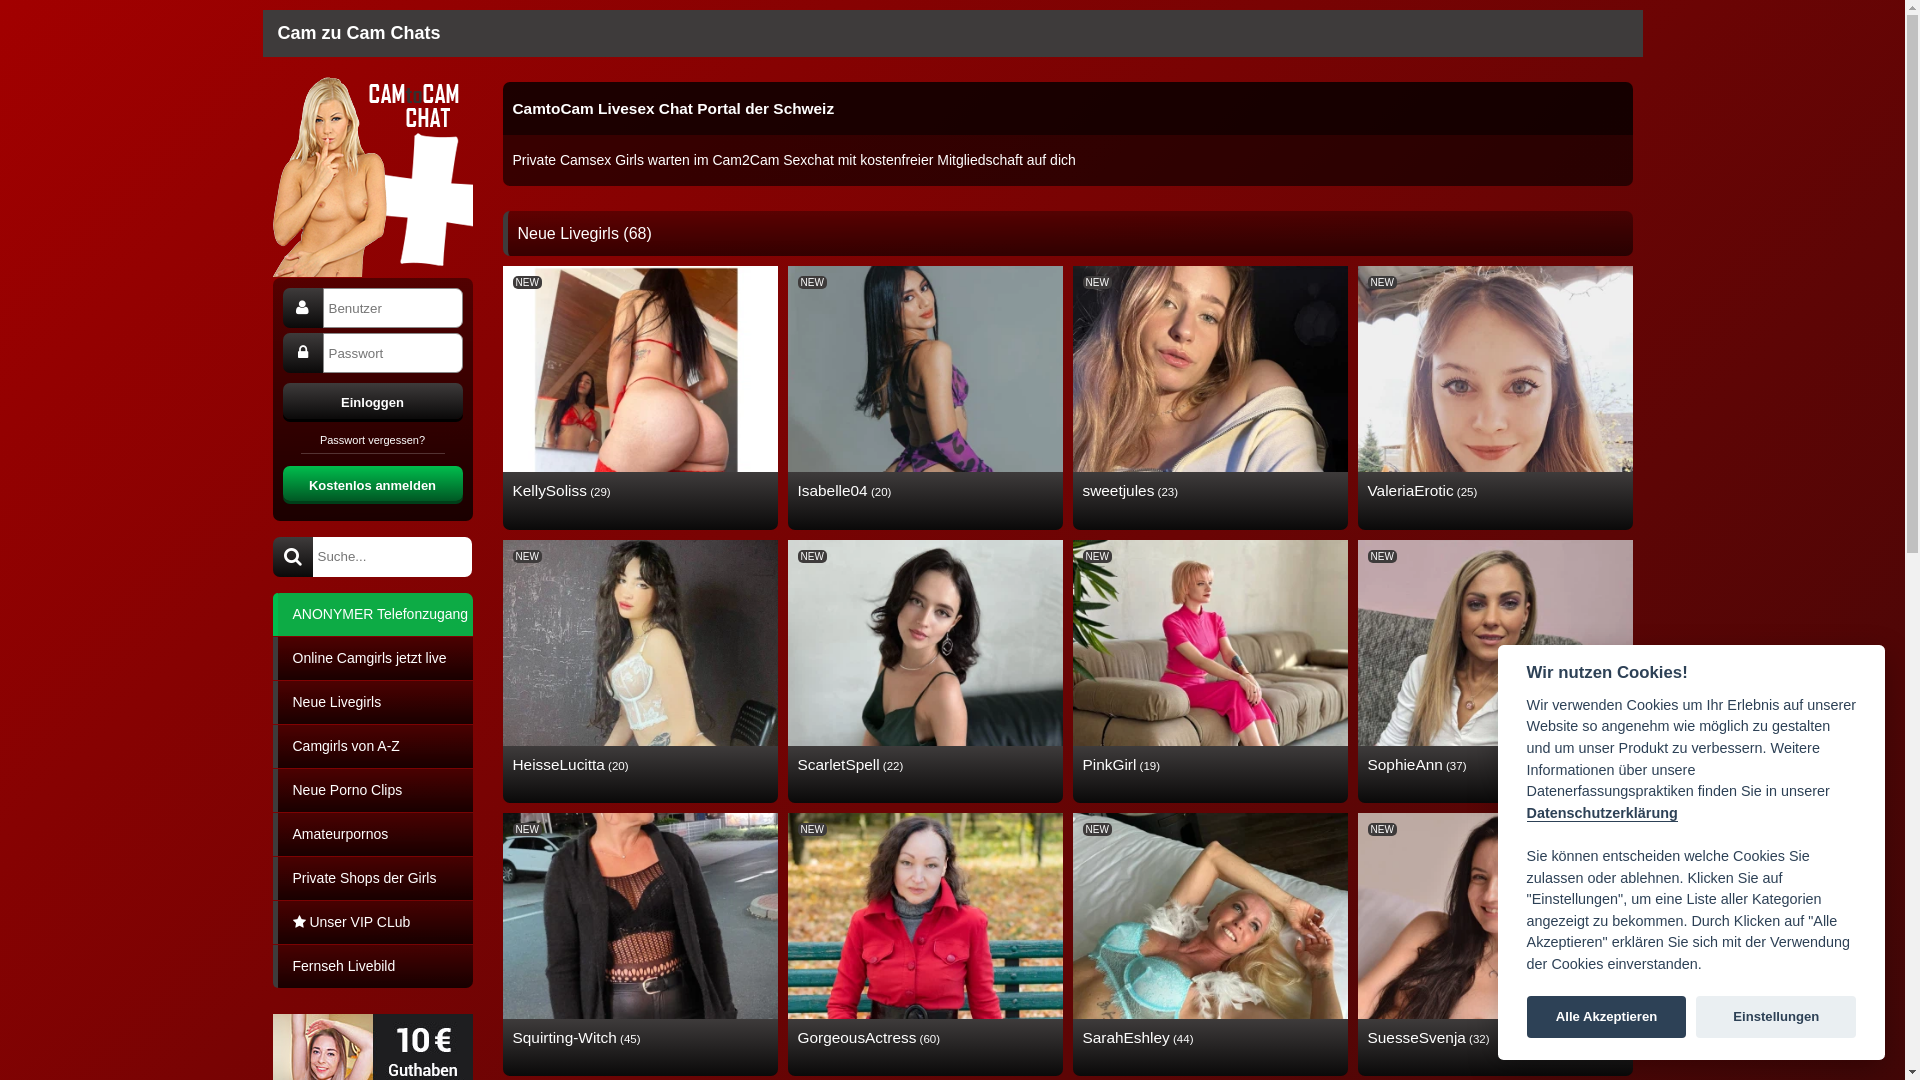  Describe the element at coordinates (371, 833) in the screenshot. I see `'Amateurpornos'` at that location.